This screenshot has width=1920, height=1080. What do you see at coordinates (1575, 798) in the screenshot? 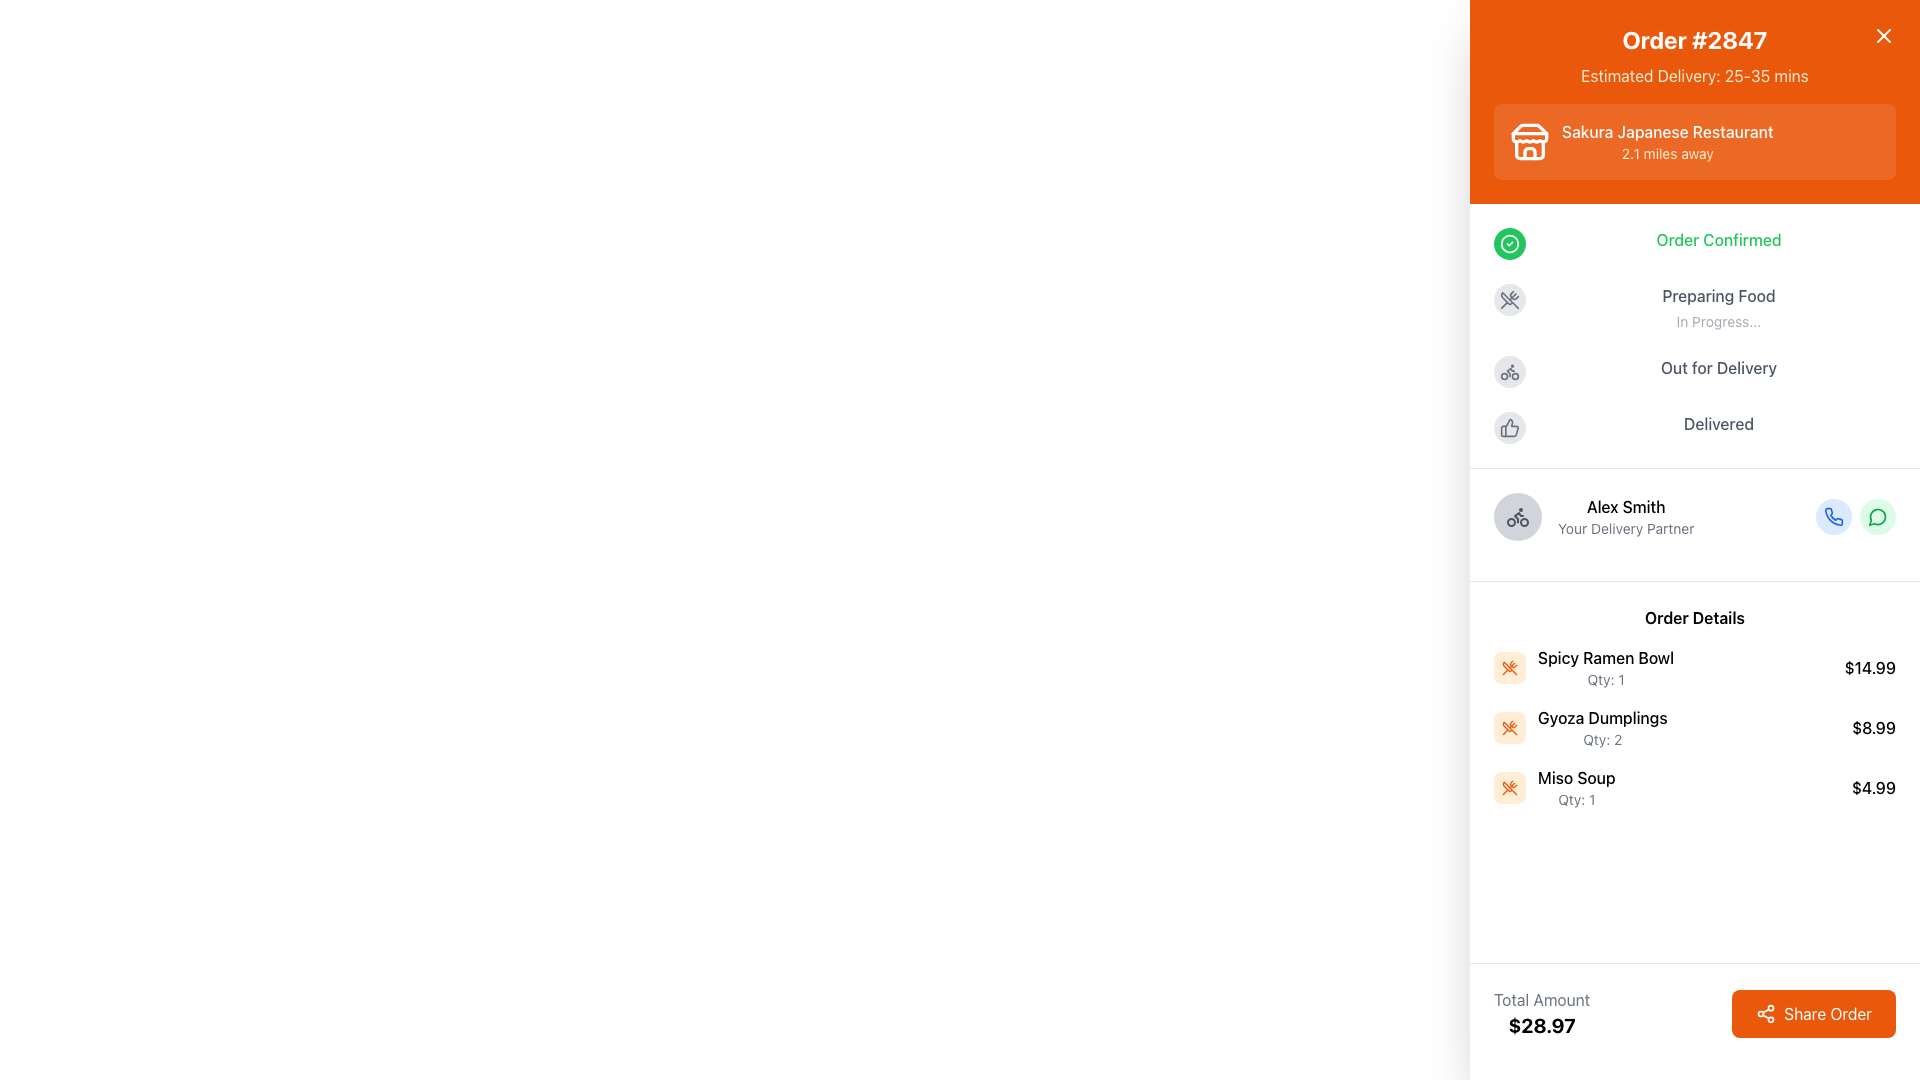
I see `the static text label displaying 'Qty: 1' located underneath the 'Miso Soup' item in the 'Order Details' list` at bounding box center [1575, 798].